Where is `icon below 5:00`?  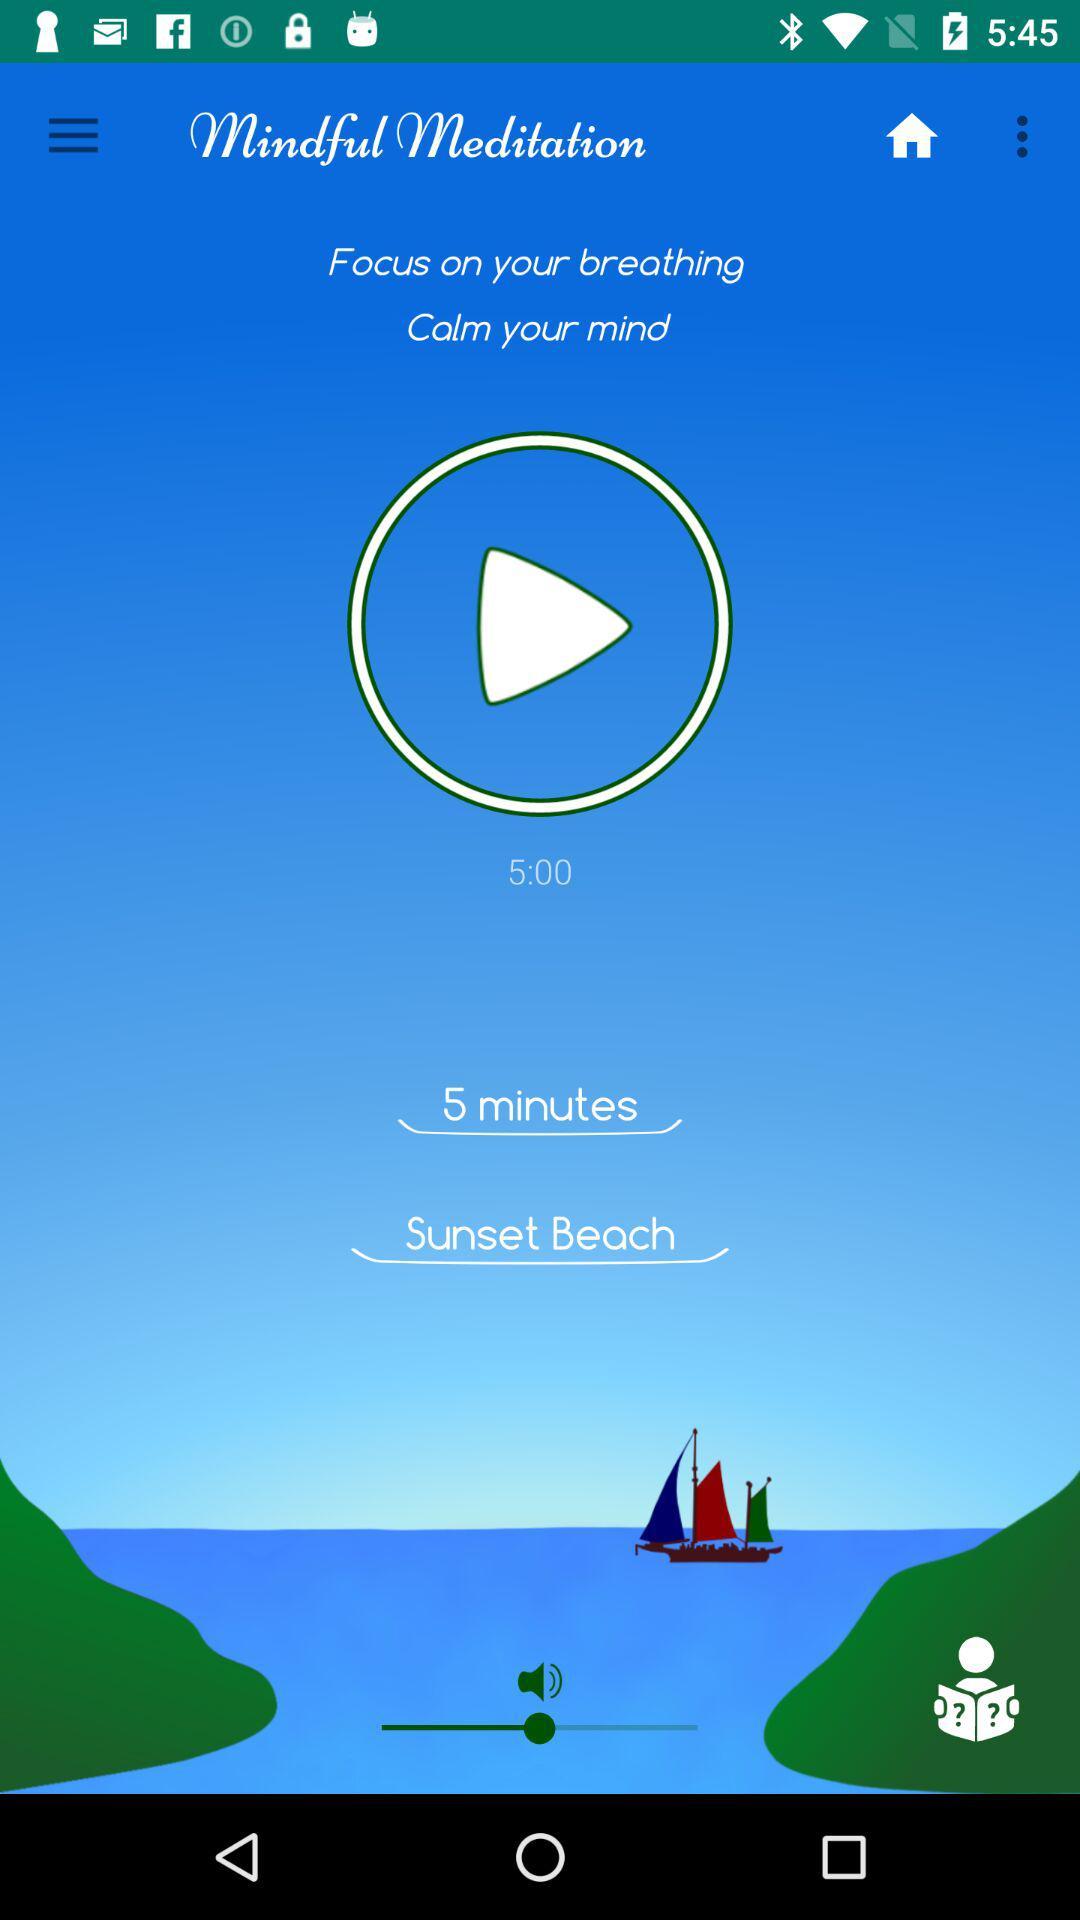 icon below 5:00 is located at coordinates (974, 1688).